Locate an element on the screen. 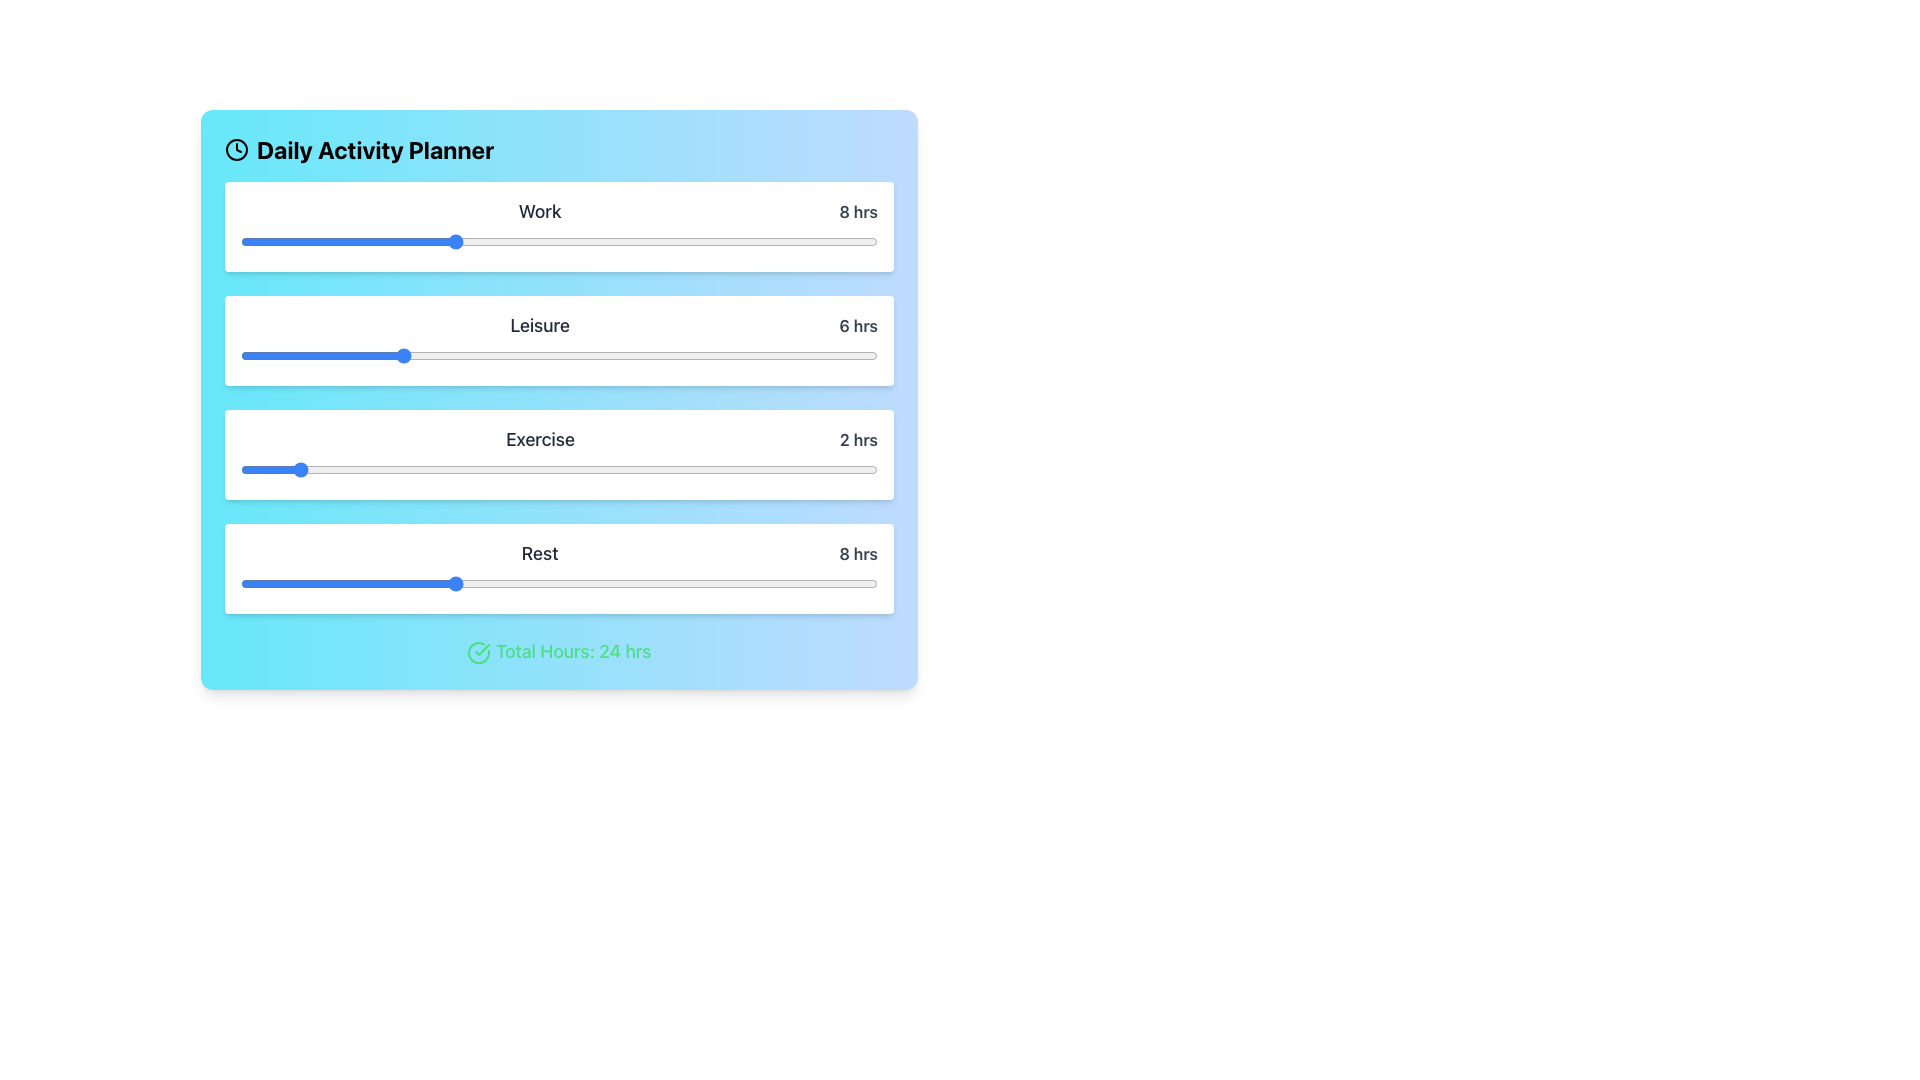 The image size is (1920, 1080). the outer boundary of the clock icon in the 'Daily Activity Planner' interface, which is represented by a vector graphic element is located at coordinates (236, 149).